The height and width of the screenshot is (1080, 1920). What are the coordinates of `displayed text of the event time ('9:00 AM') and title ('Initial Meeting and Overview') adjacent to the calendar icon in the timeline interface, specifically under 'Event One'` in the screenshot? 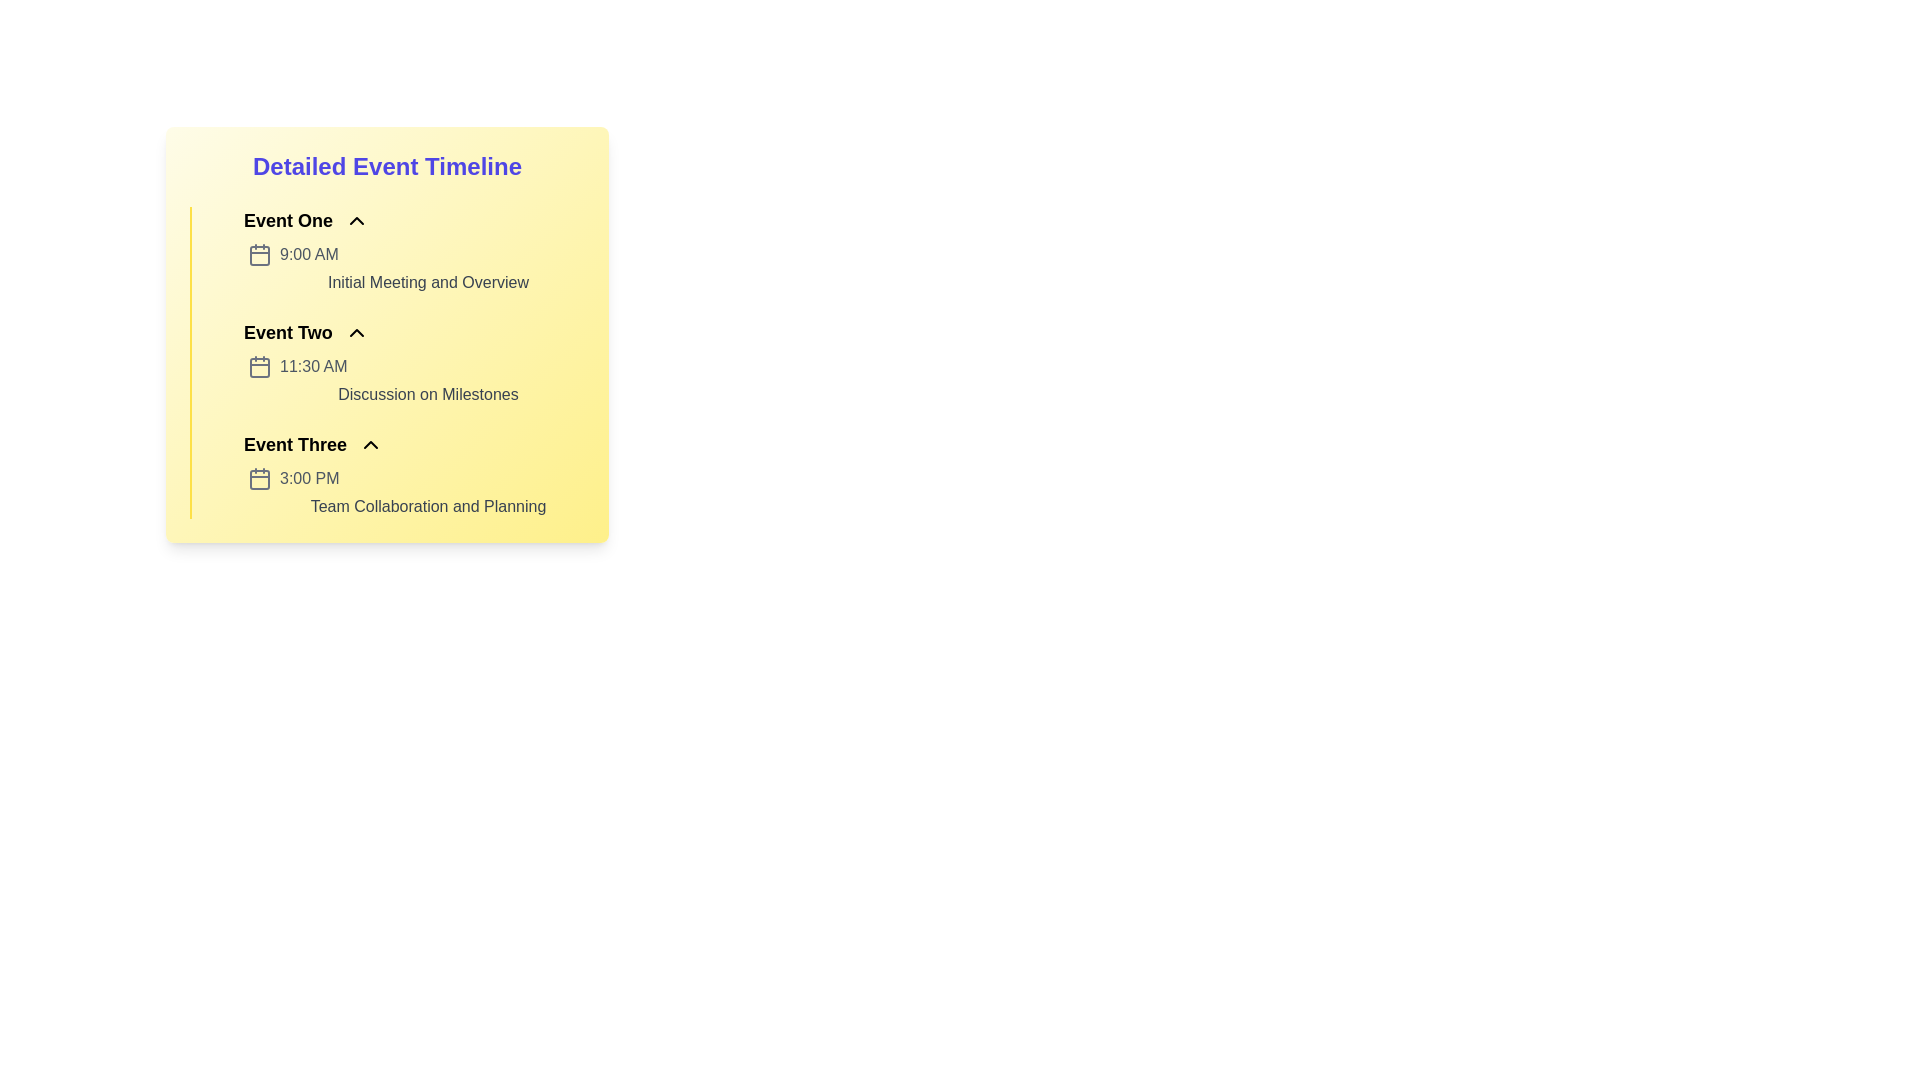 It's located at (415, 268).